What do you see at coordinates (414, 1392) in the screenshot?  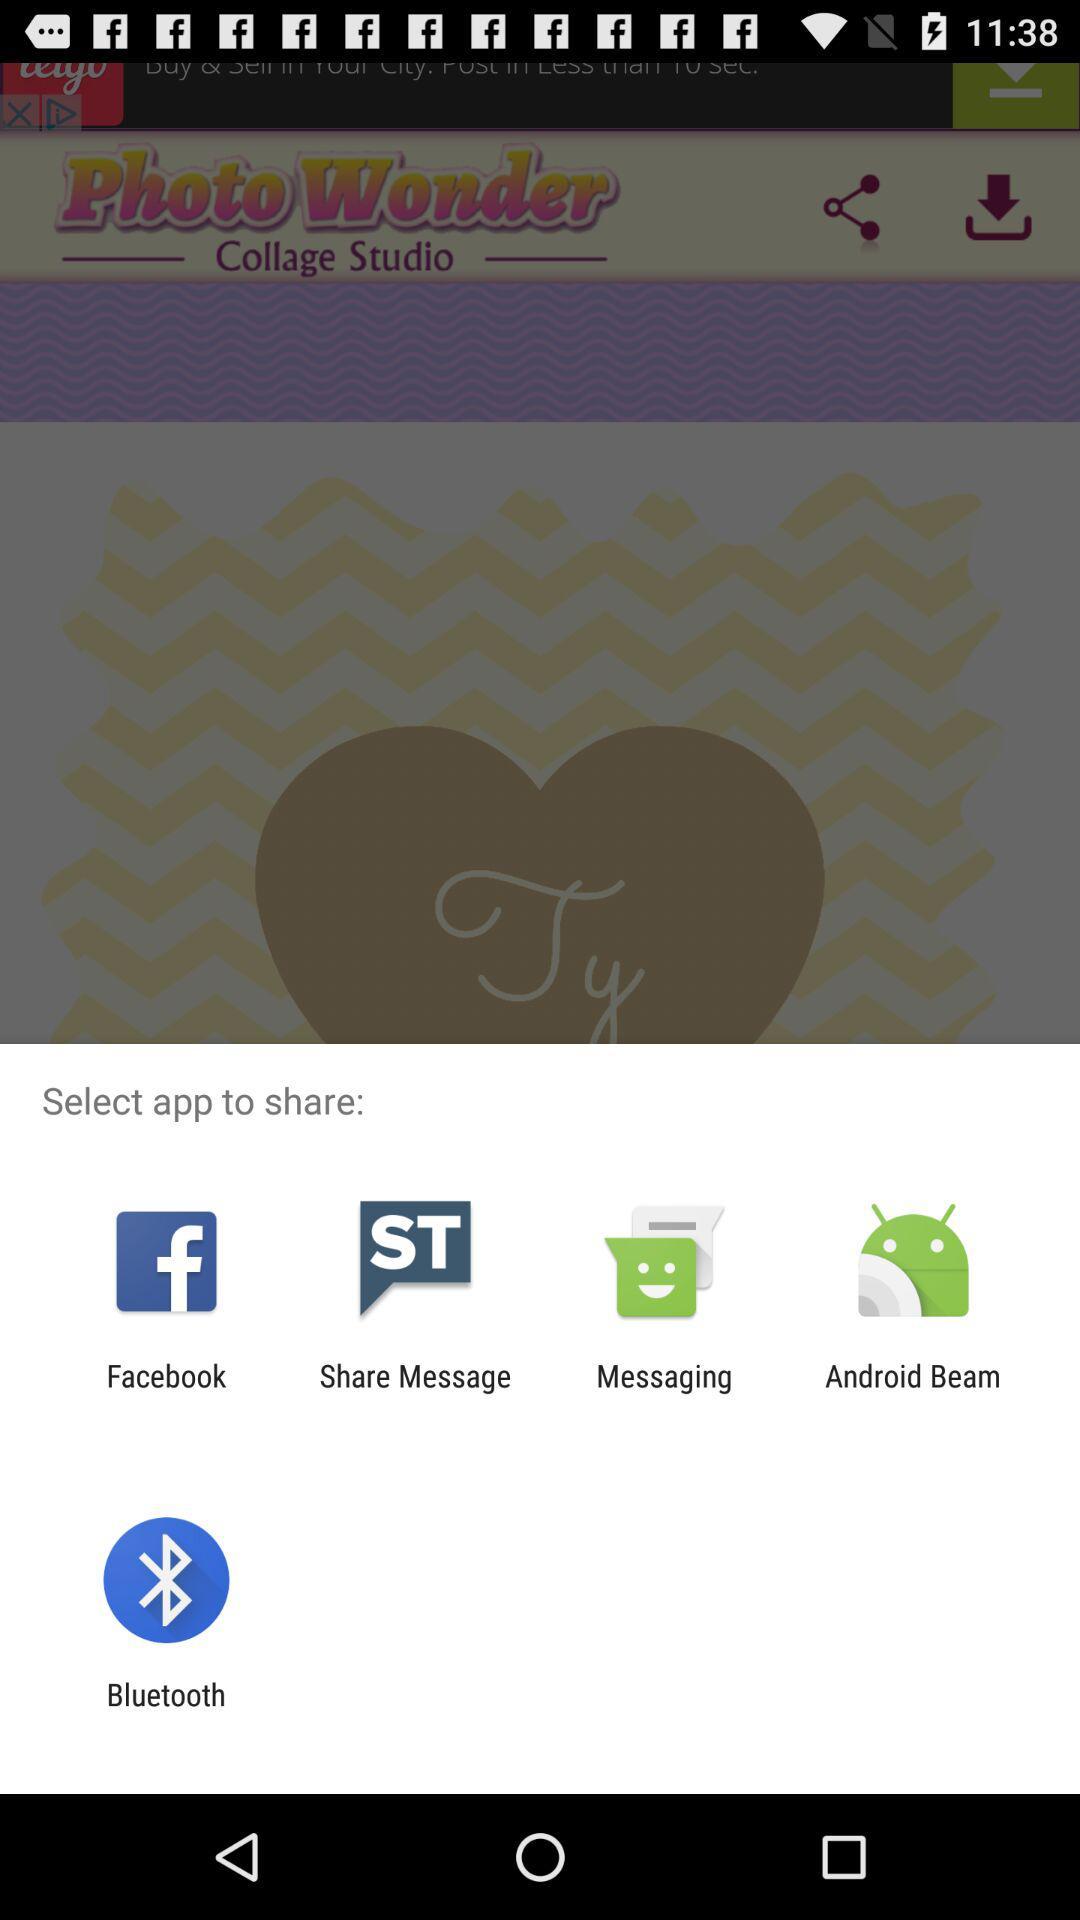 I see `the share message app` at bounding box center [414, 1392].